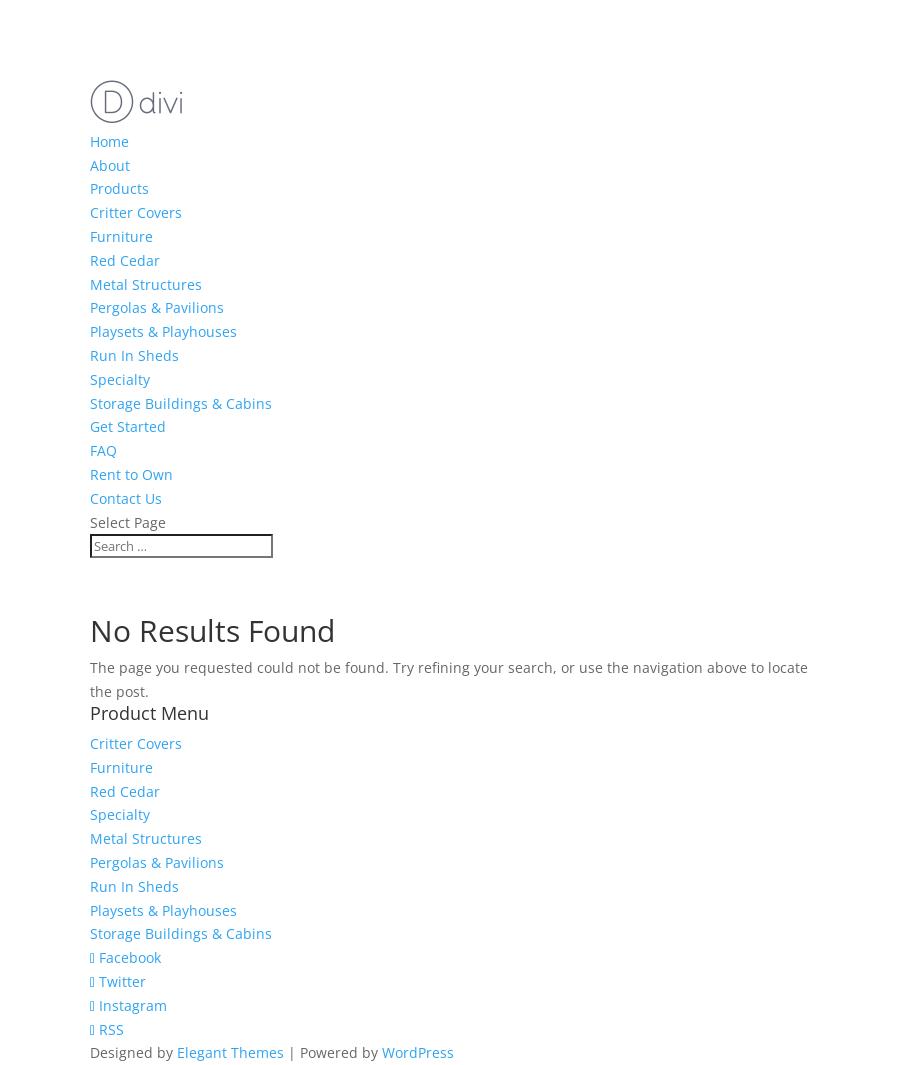 This screenshot has height=1065, width=900. What do you see at coordinates (102, 449) in the screenshot?
I see `'FAQ'` at bounding box center [102, 449].